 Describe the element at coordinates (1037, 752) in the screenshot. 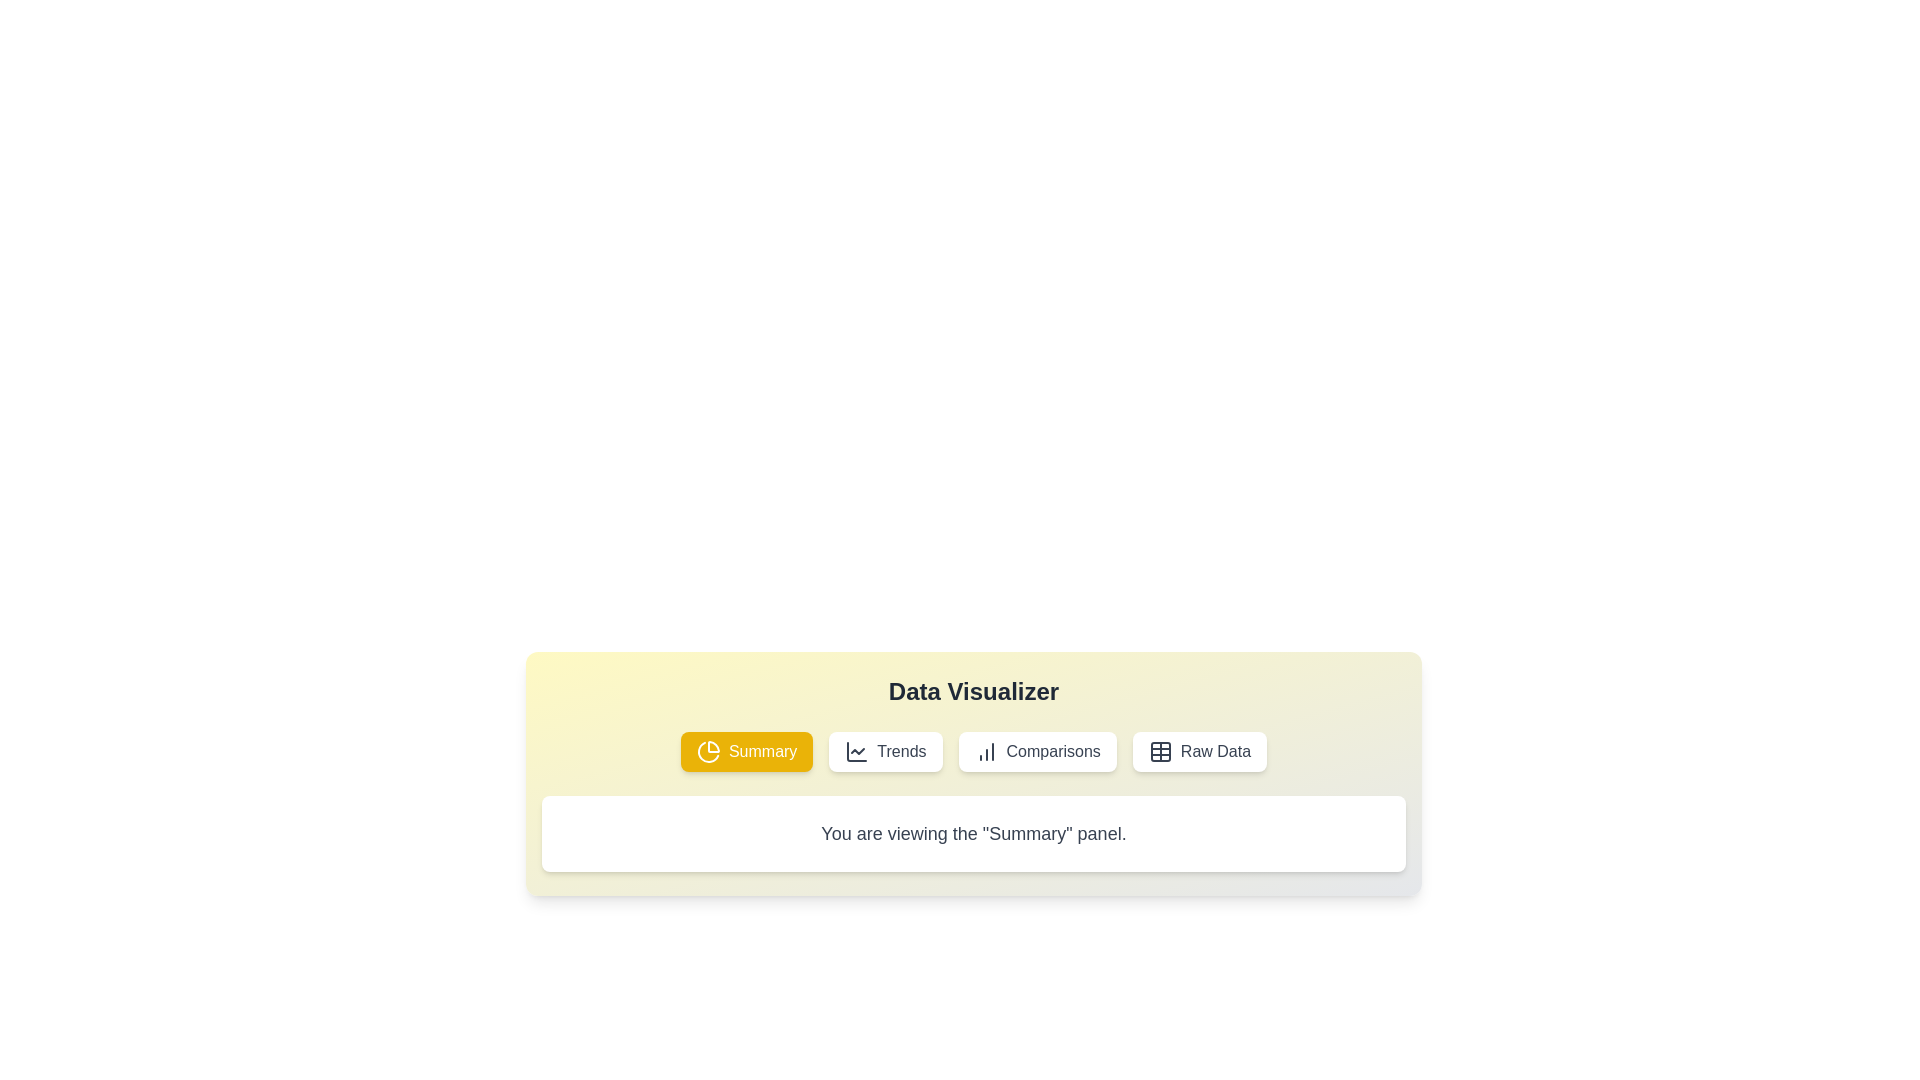

I see `the 'Comparisons' button located between the 'Trends' and 'Raw Data' buttons to switch views` at that location.